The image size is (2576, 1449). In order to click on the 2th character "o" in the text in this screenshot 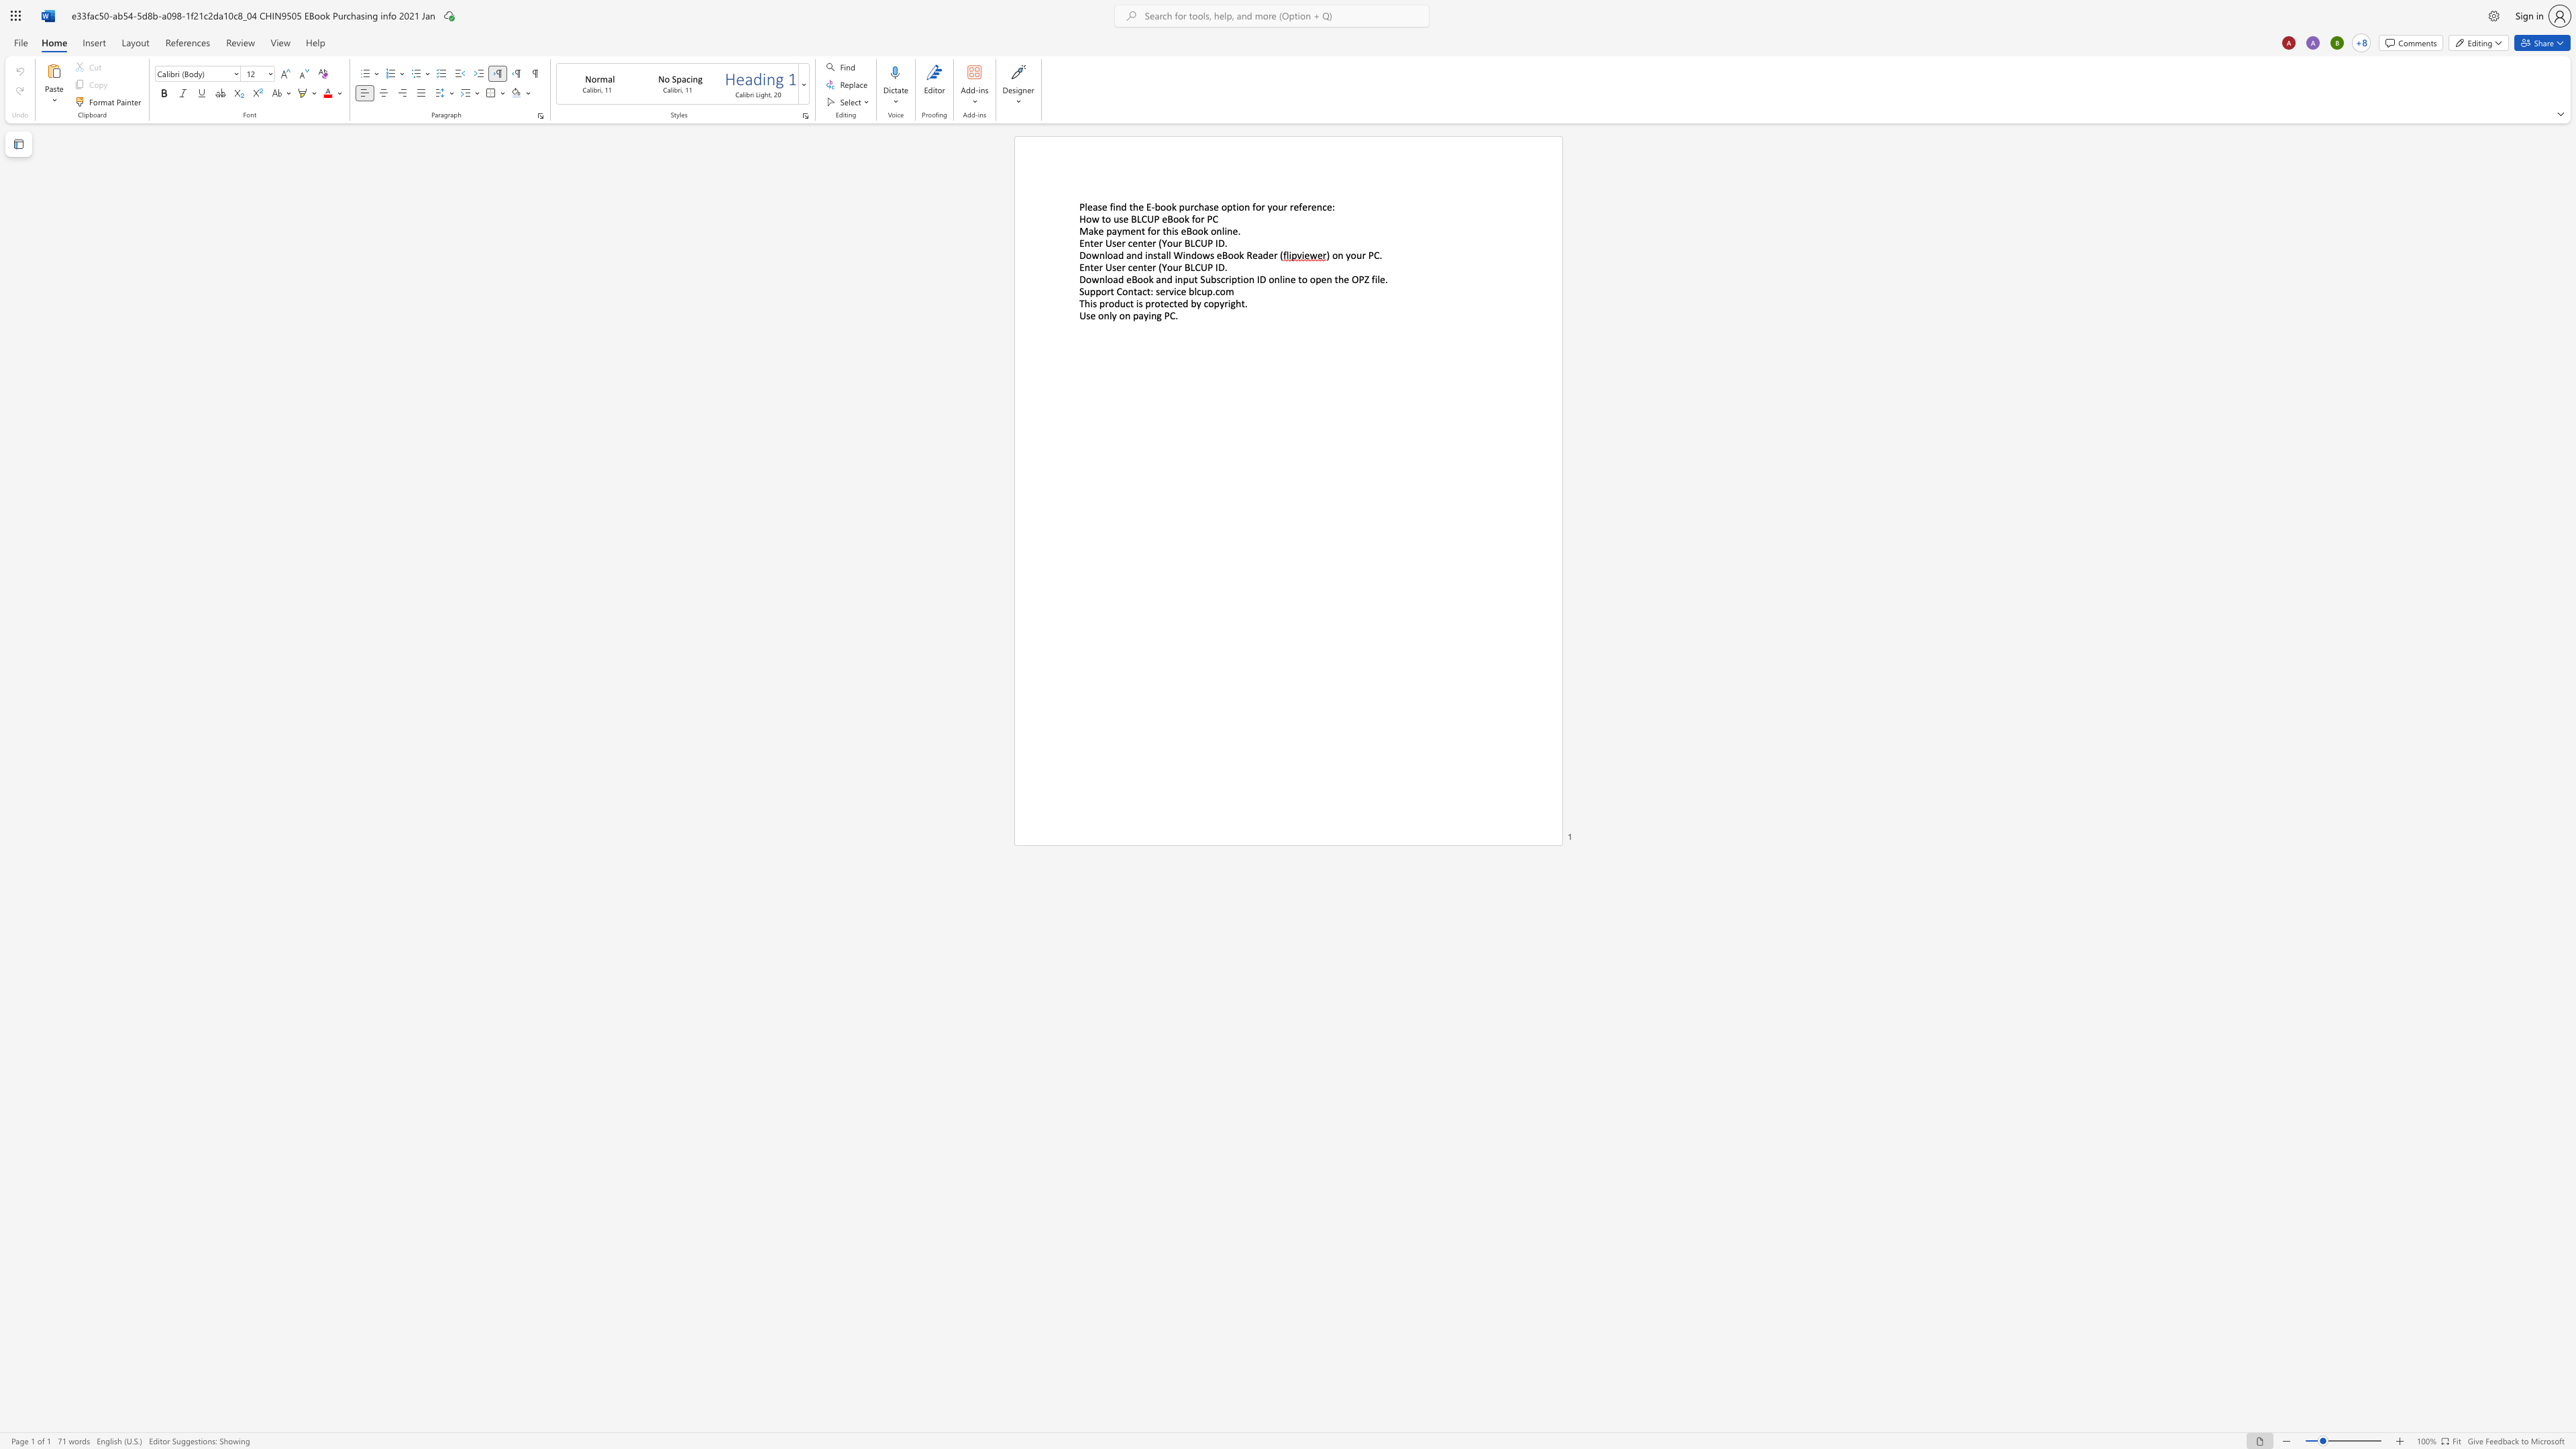, I will do `click(1110, 278)`.